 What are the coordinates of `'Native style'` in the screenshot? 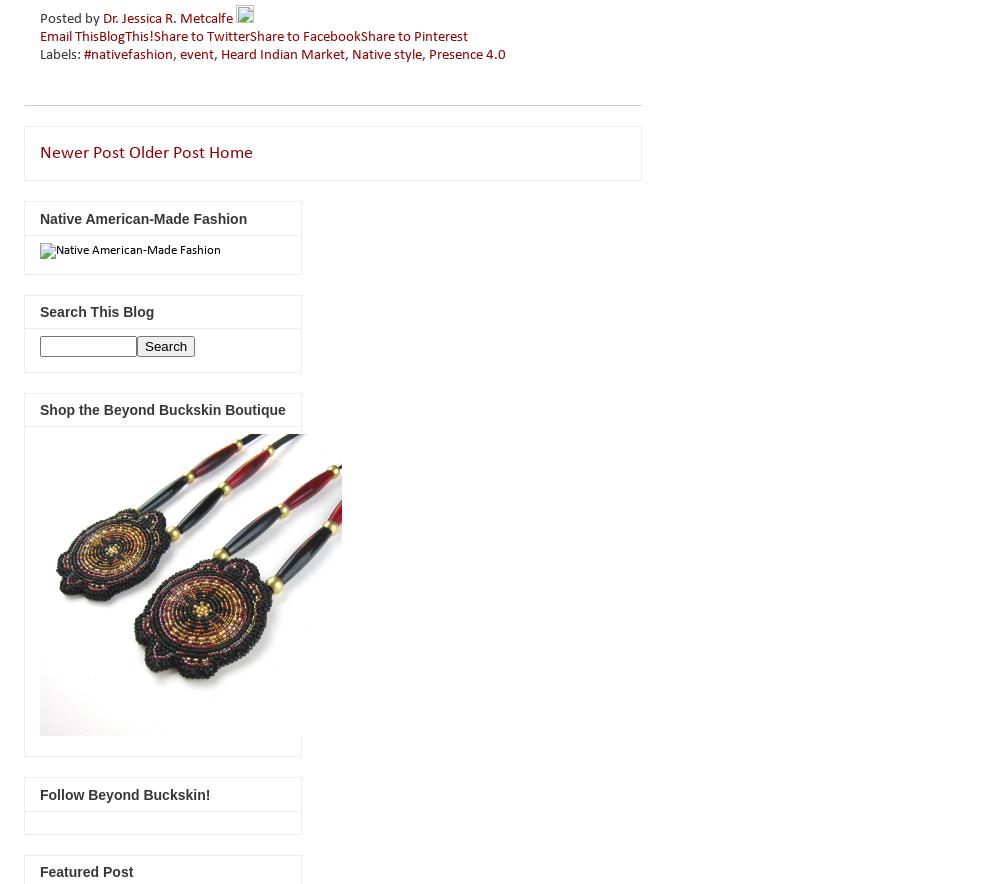 It's located at (387, 54).